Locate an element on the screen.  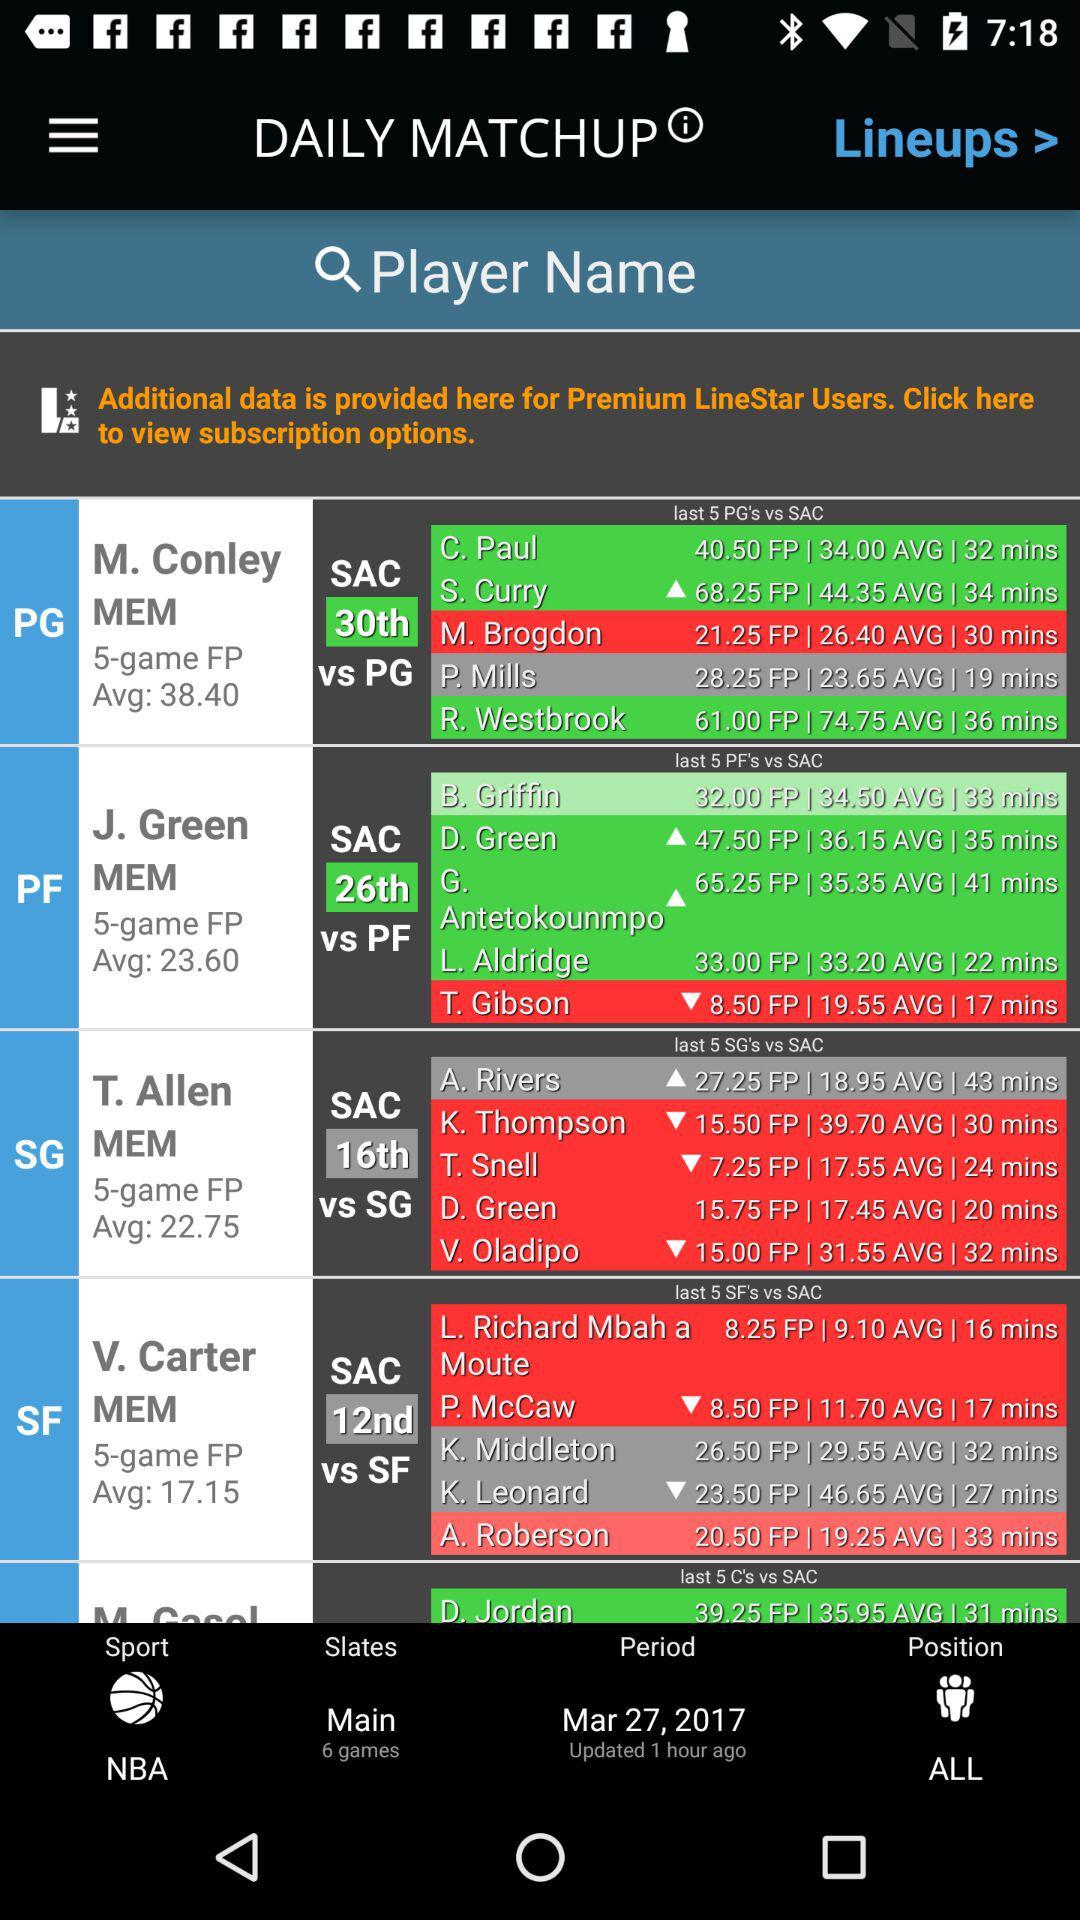
icon next to the period icon is located at coordinates (954, 1729).